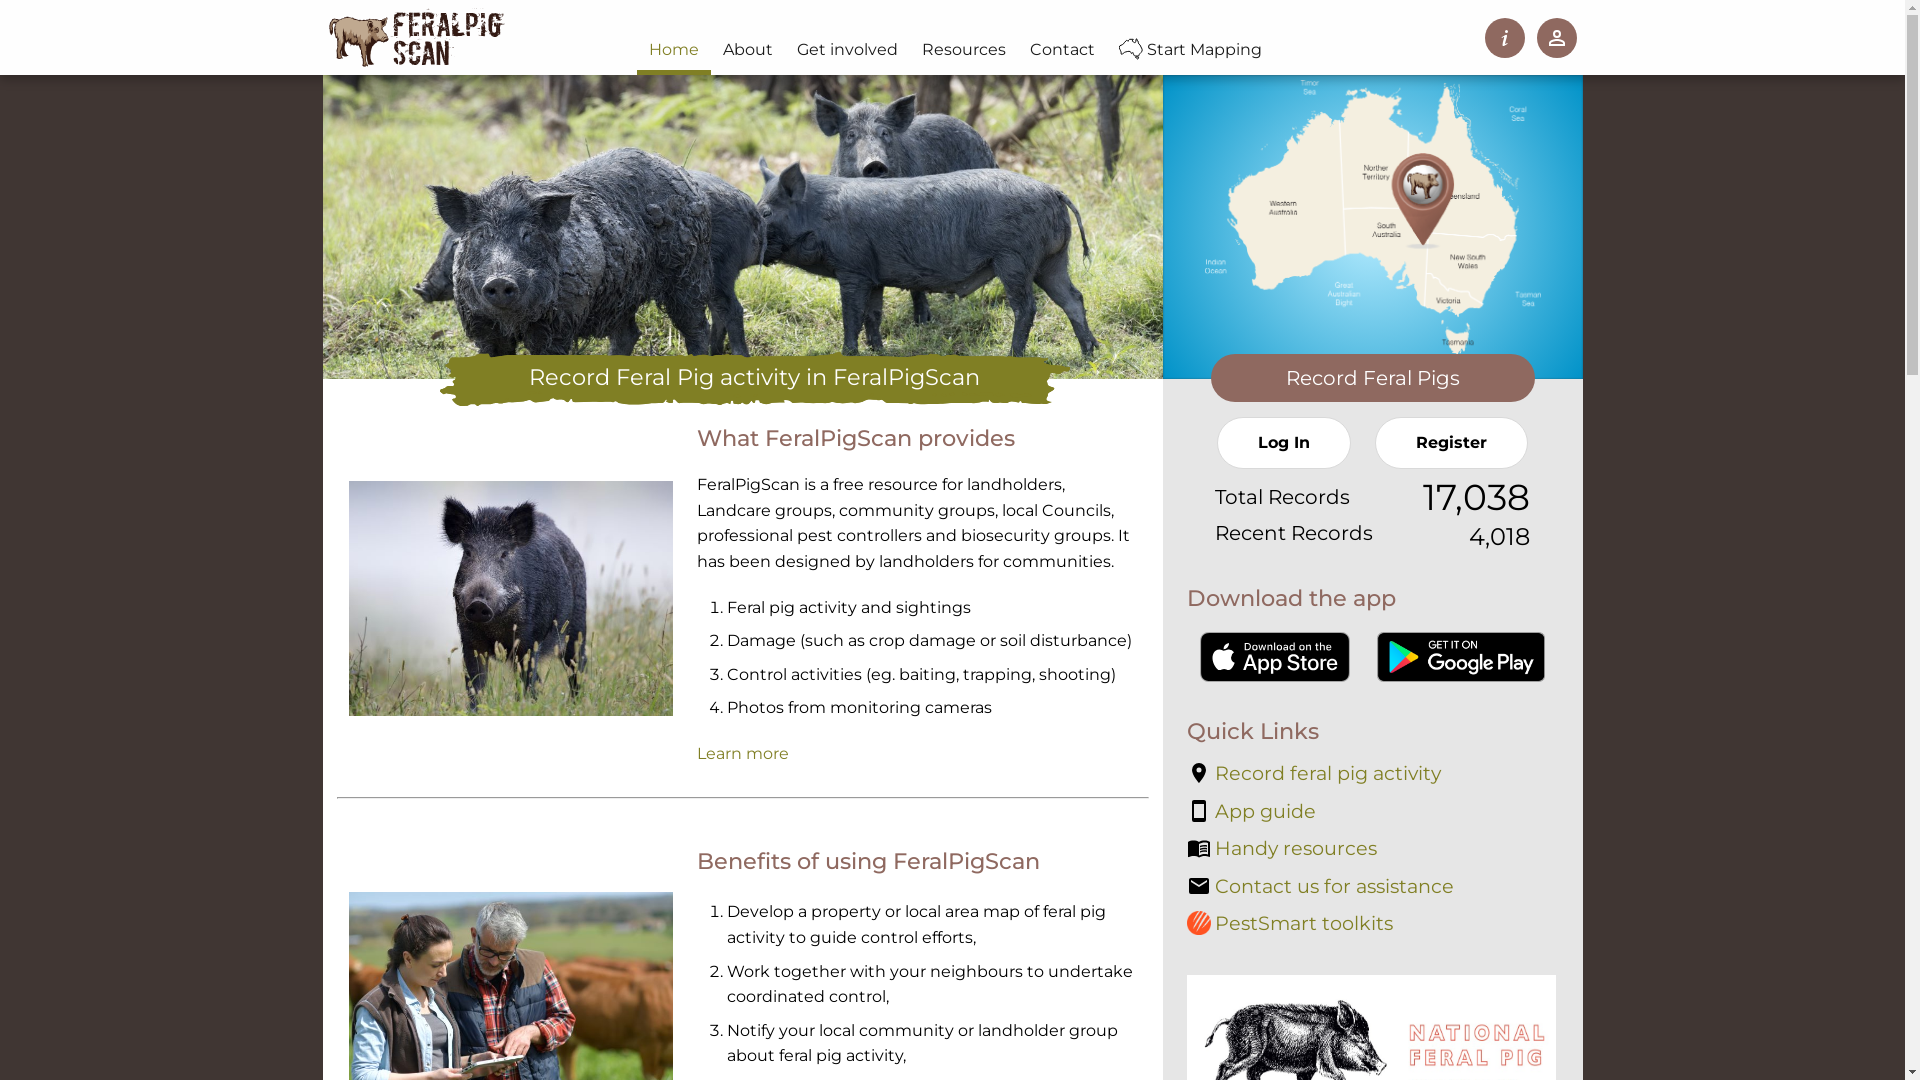 This screenshot has width=1920, height=1080. Describe the element at coordinates (1274, 656) in the screenshot. I see `'Download the FeralScan App on the App Store'` at that location.